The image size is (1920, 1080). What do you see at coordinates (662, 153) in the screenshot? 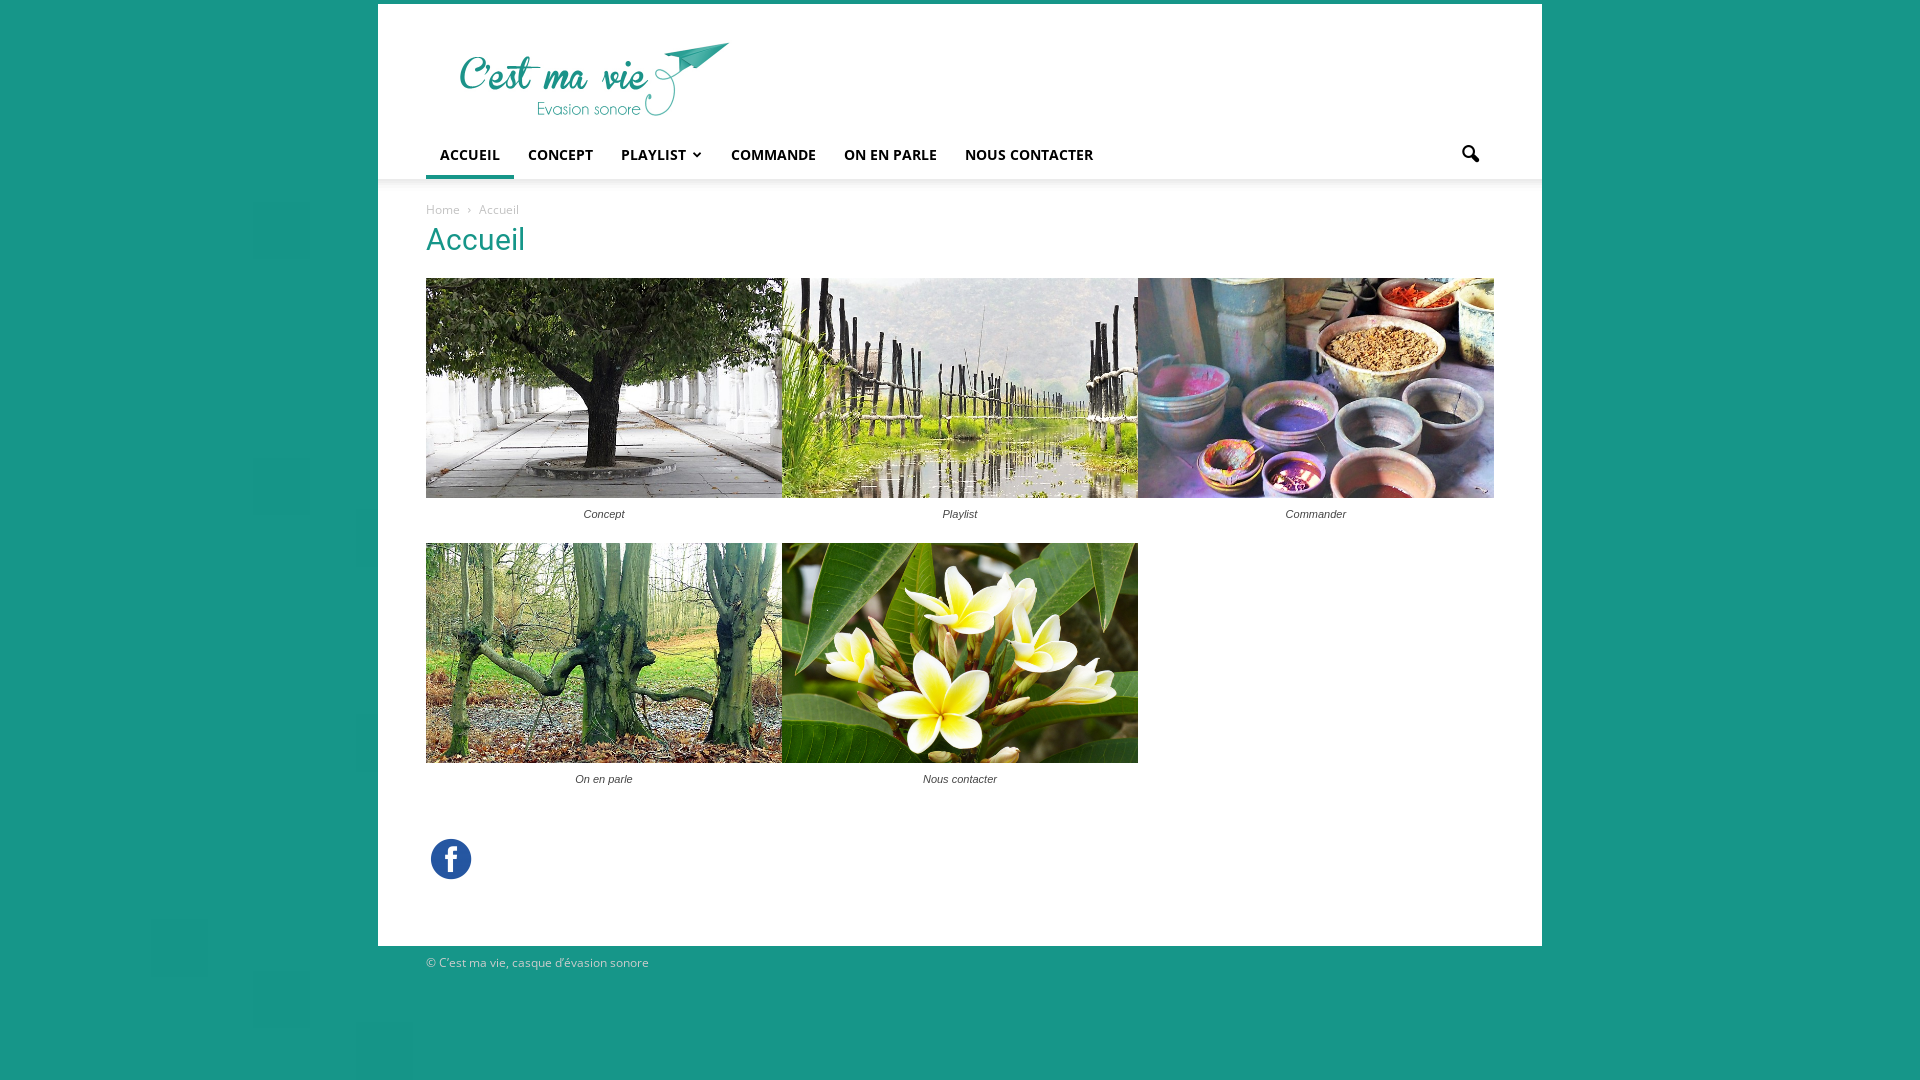
I see `'PLAYLIST'` at bounding box center [662, 153].